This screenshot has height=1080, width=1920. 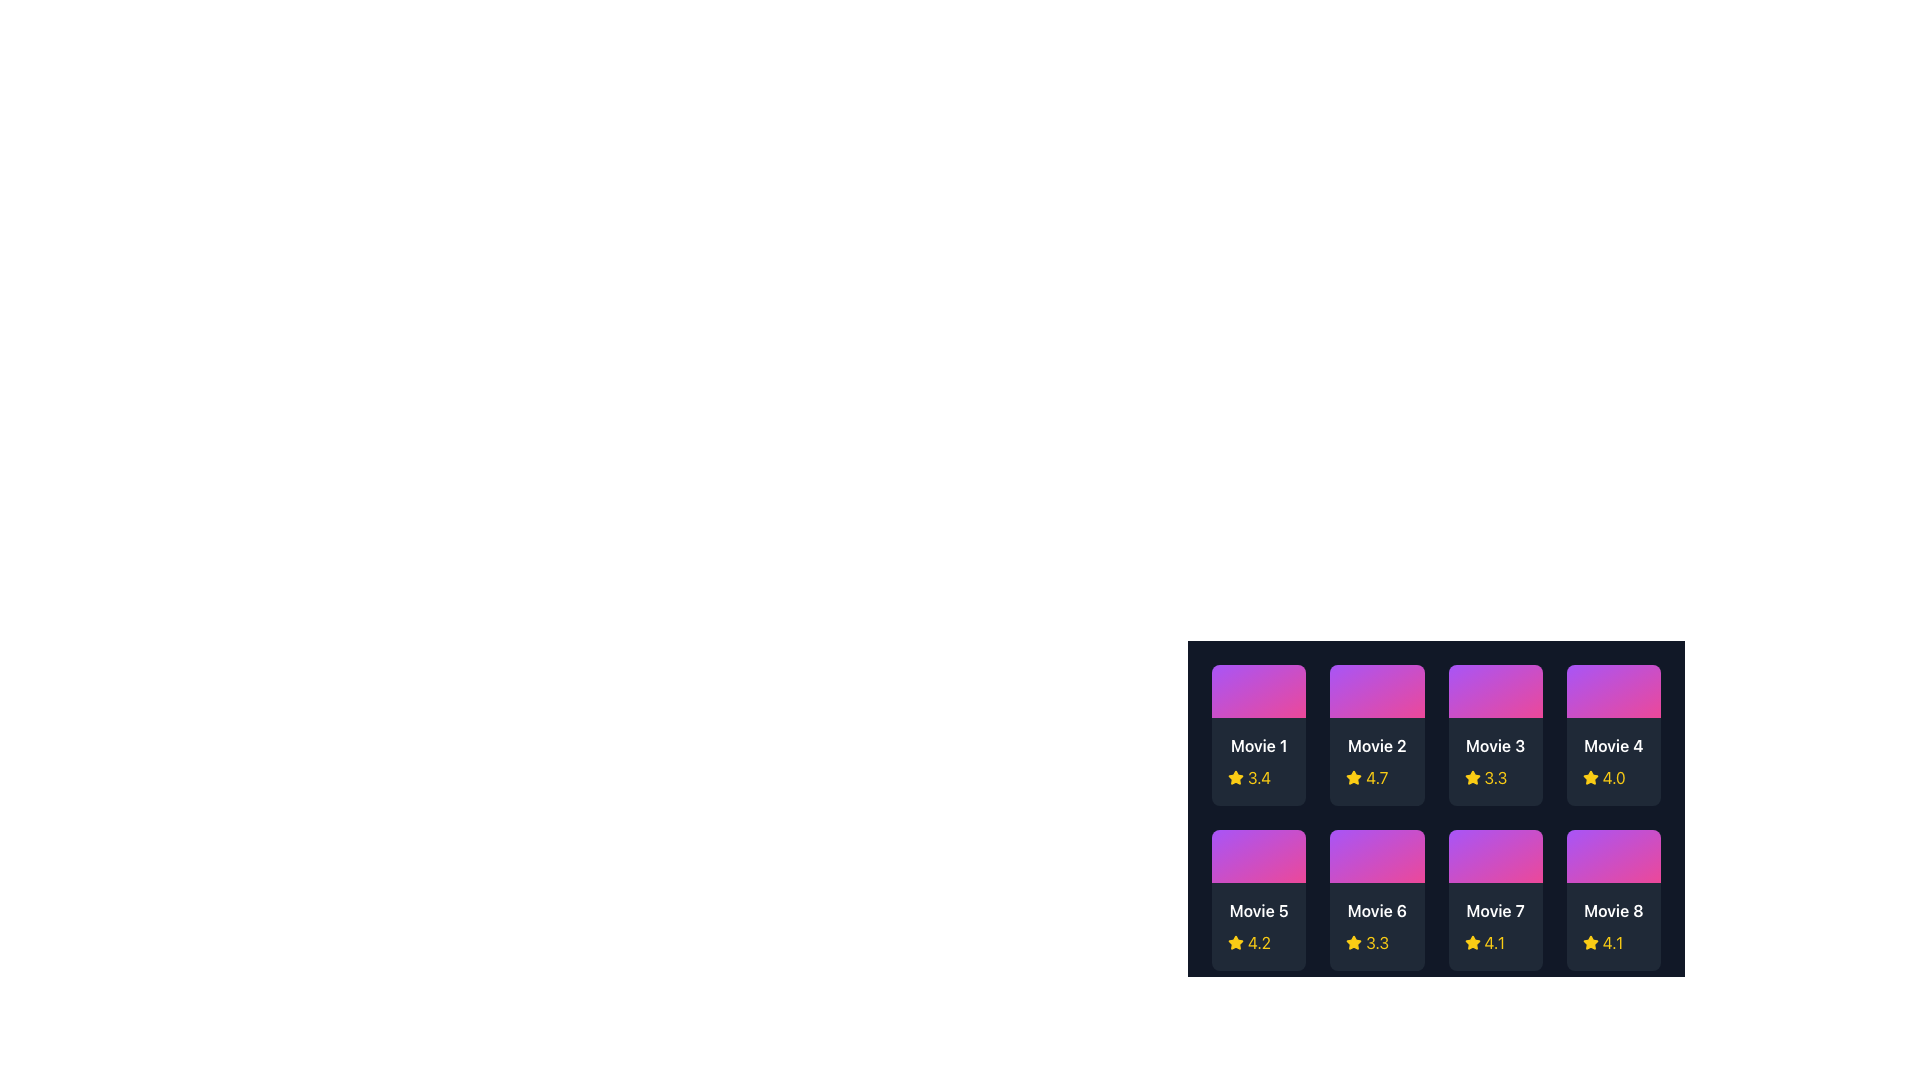 What do you see at coordinates (1613, 746) in the screenshot?
I see `the text label displaying 'Movie 4'` at bounding box center [1613, 746].